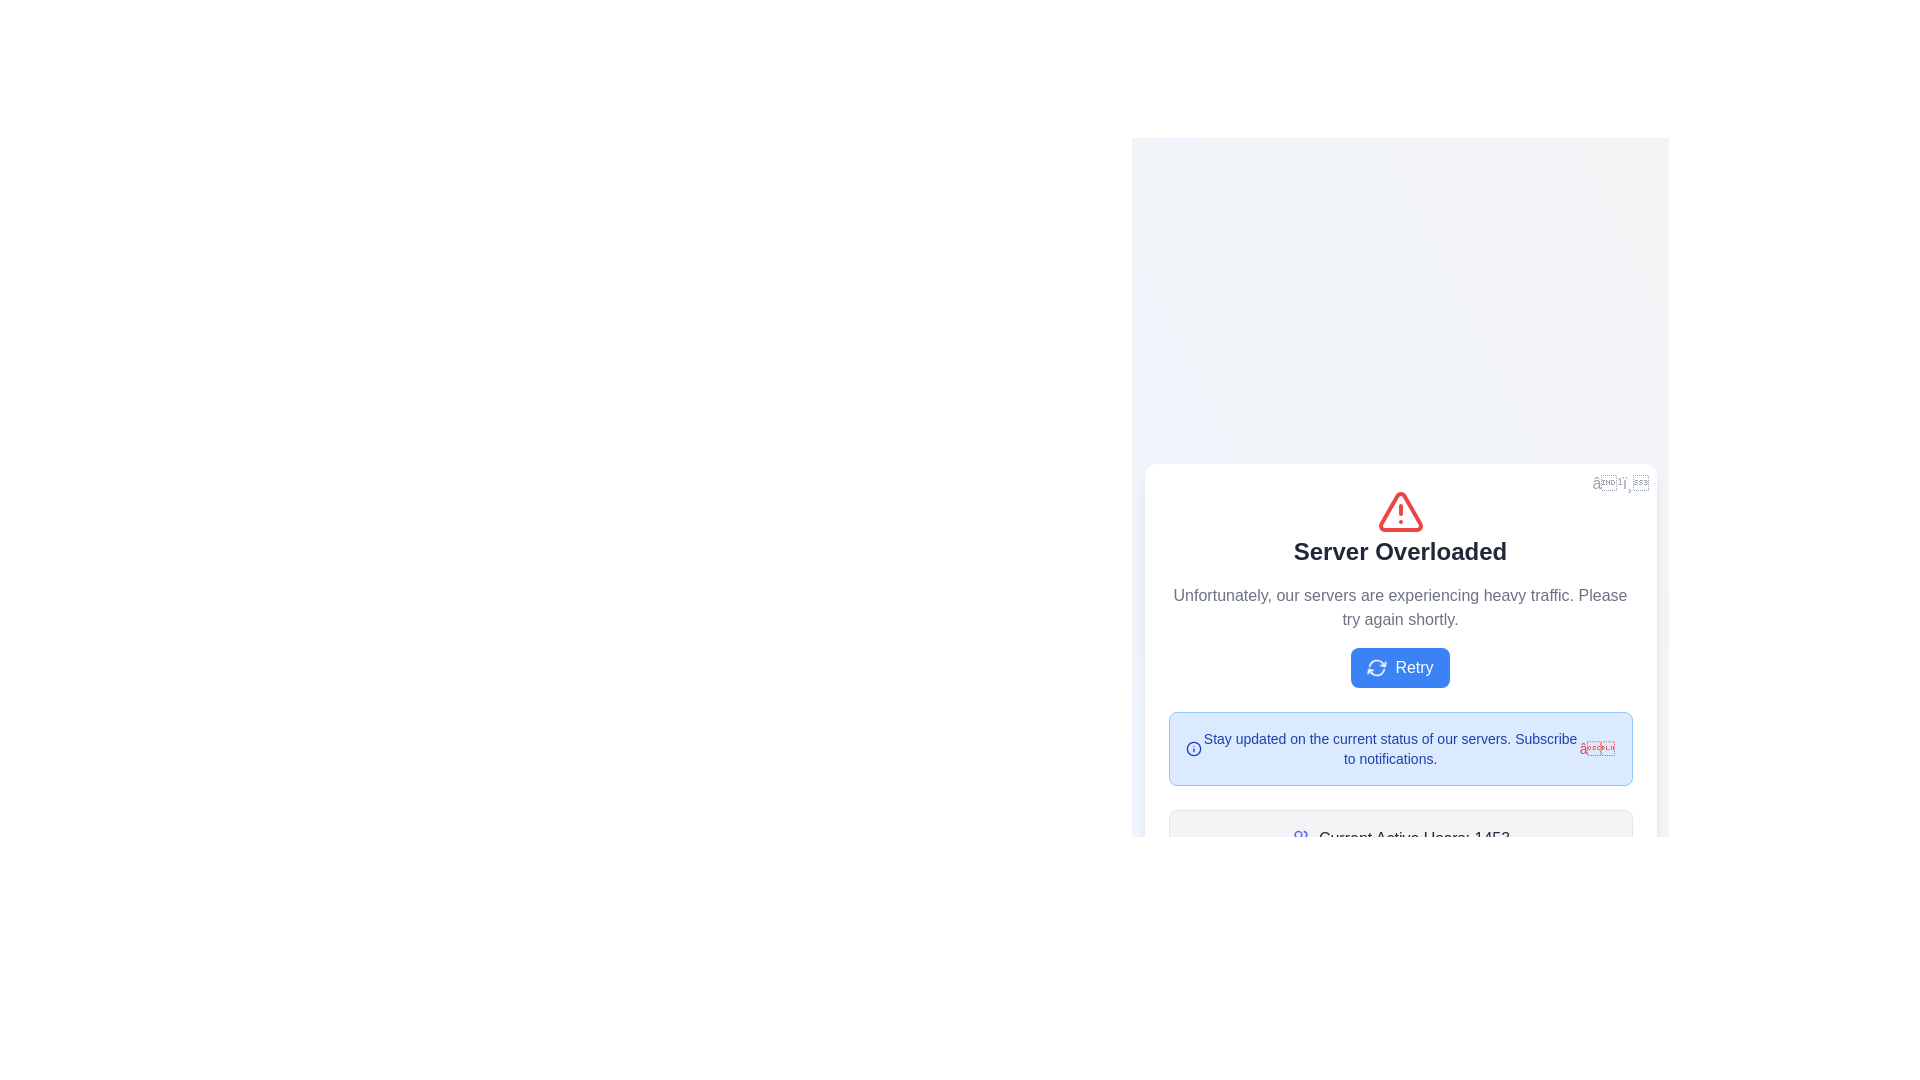  What do you see at coordinates (1376, 667) in the screenshot?
I see `the animation of the retry icon located on the left side of the 'Retry' button in the notification card displaying 'Server Overloaded'` at bounding box center [1376, 667].